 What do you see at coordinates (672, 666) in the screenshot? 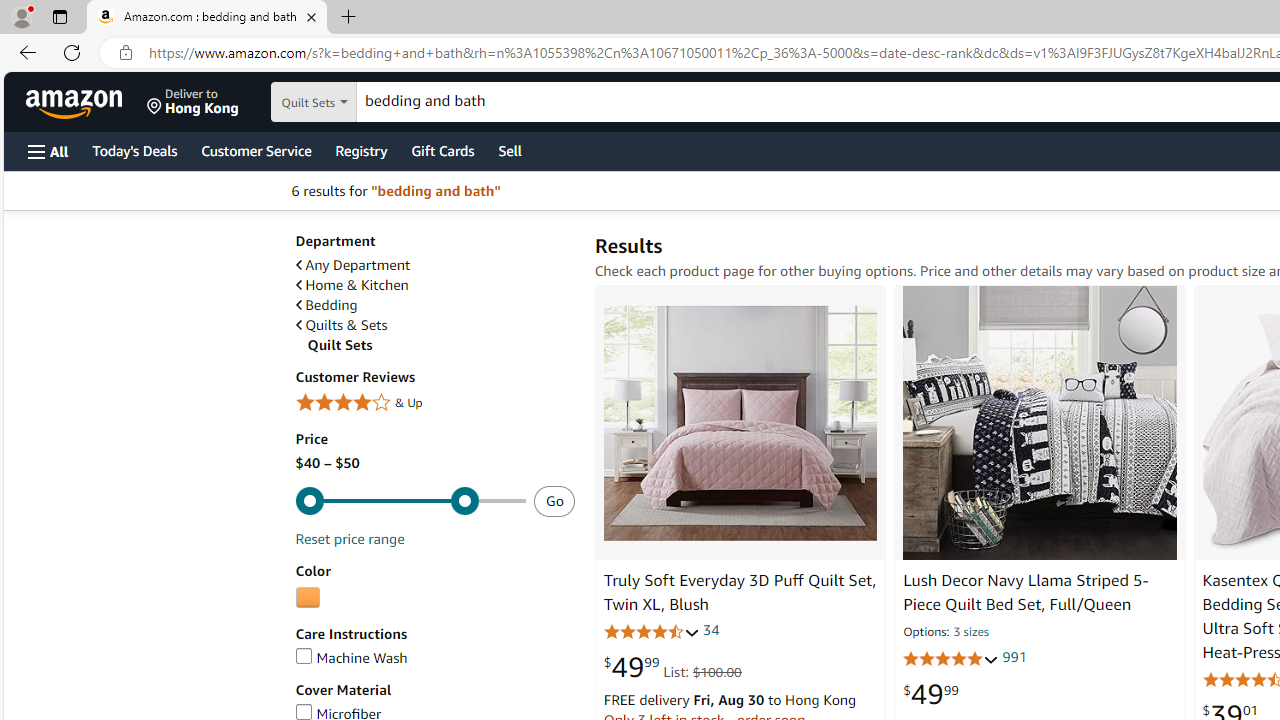
I see `'$49.99 List: $100.00'` at bounding box center [672, 666].